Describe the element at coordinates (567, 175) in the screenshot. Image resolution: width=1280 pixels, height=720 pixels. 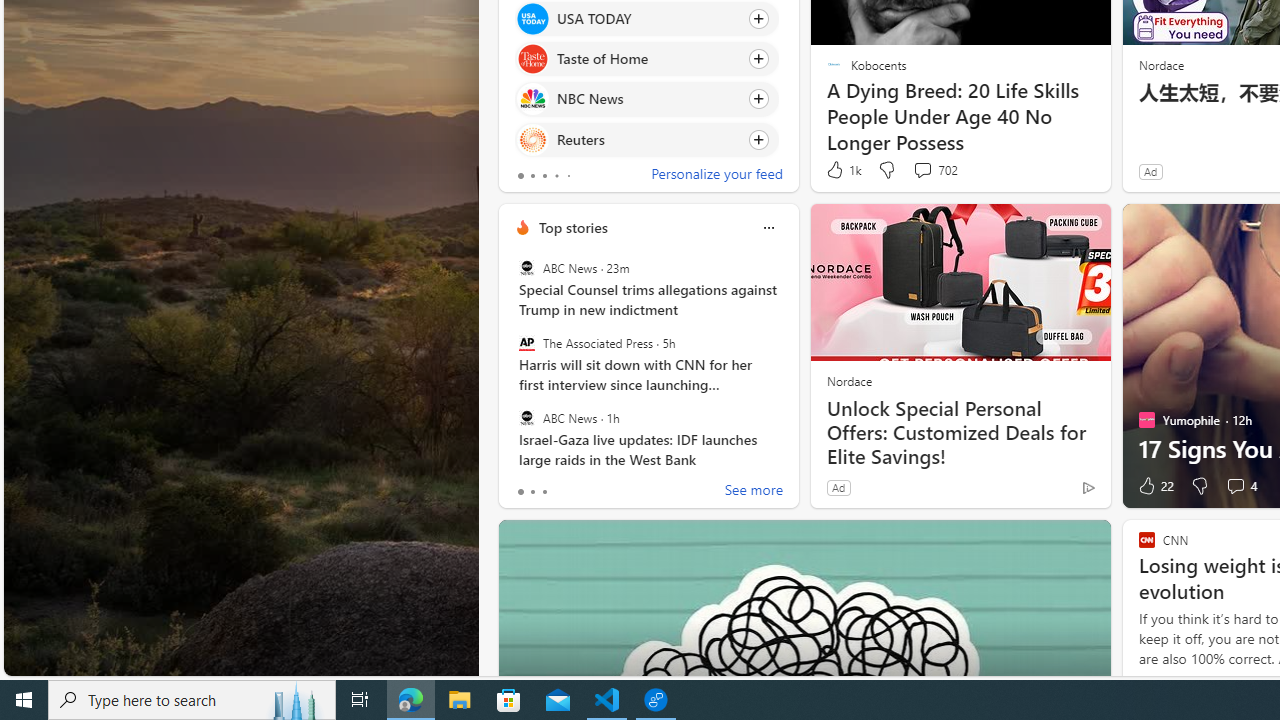
I see `'tab-4'` at that location.